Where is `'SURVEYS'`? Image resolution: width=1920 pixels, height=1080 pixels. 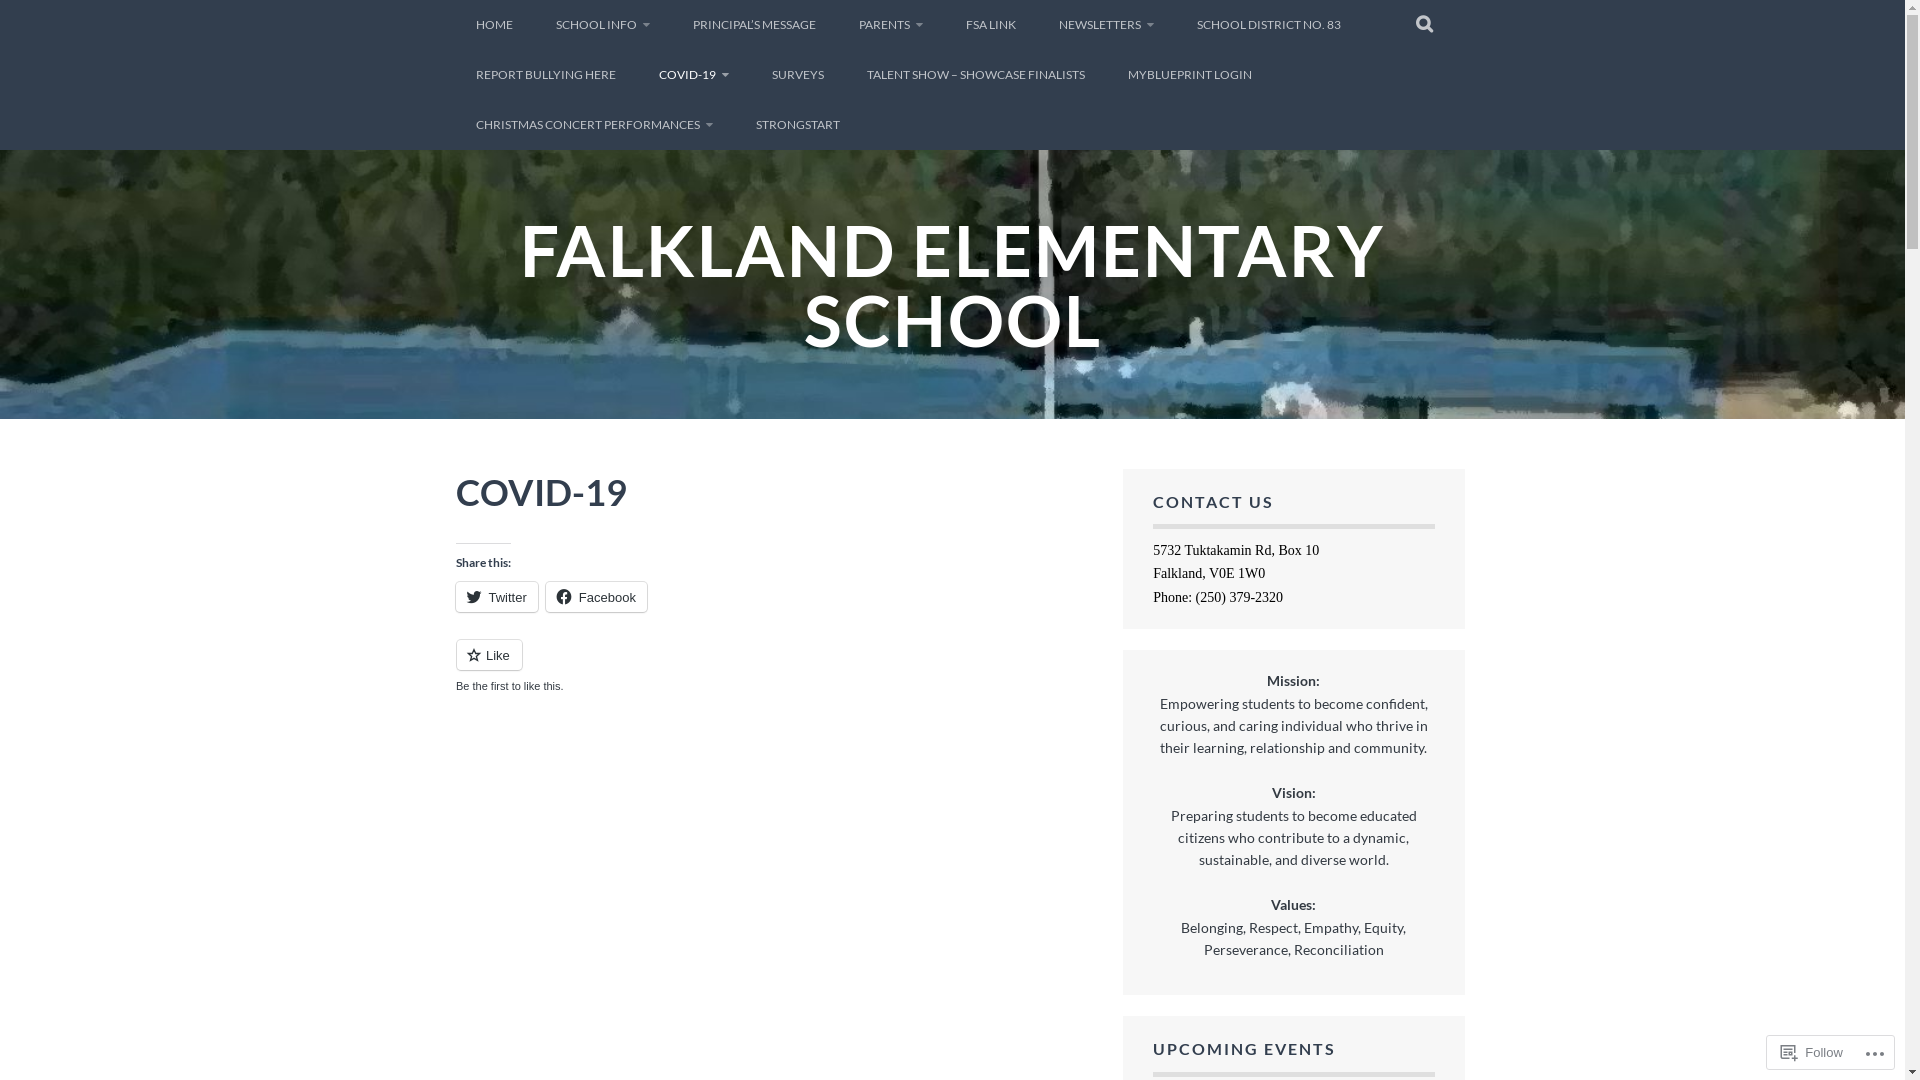 'SURVEYS' is located at coordinates (796, 73).